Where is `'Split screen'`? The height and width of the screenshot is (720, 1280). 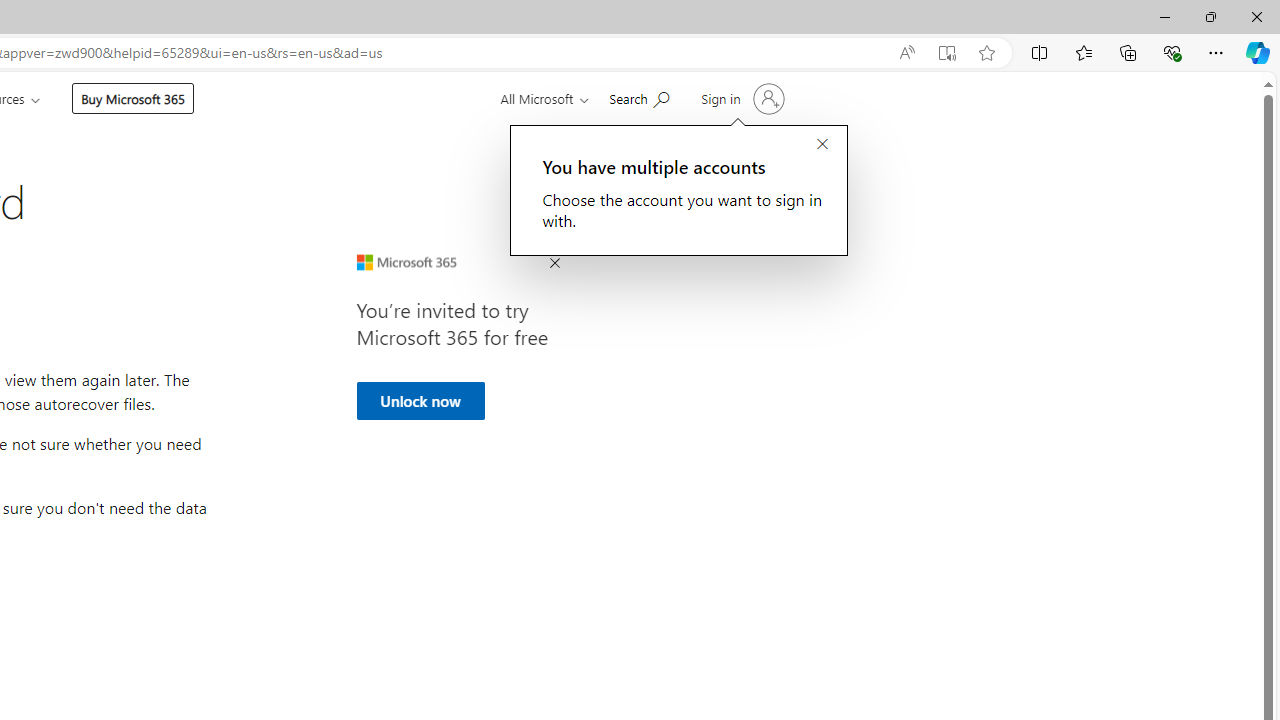
'Split screen' is located at coordinates (1040, 51).